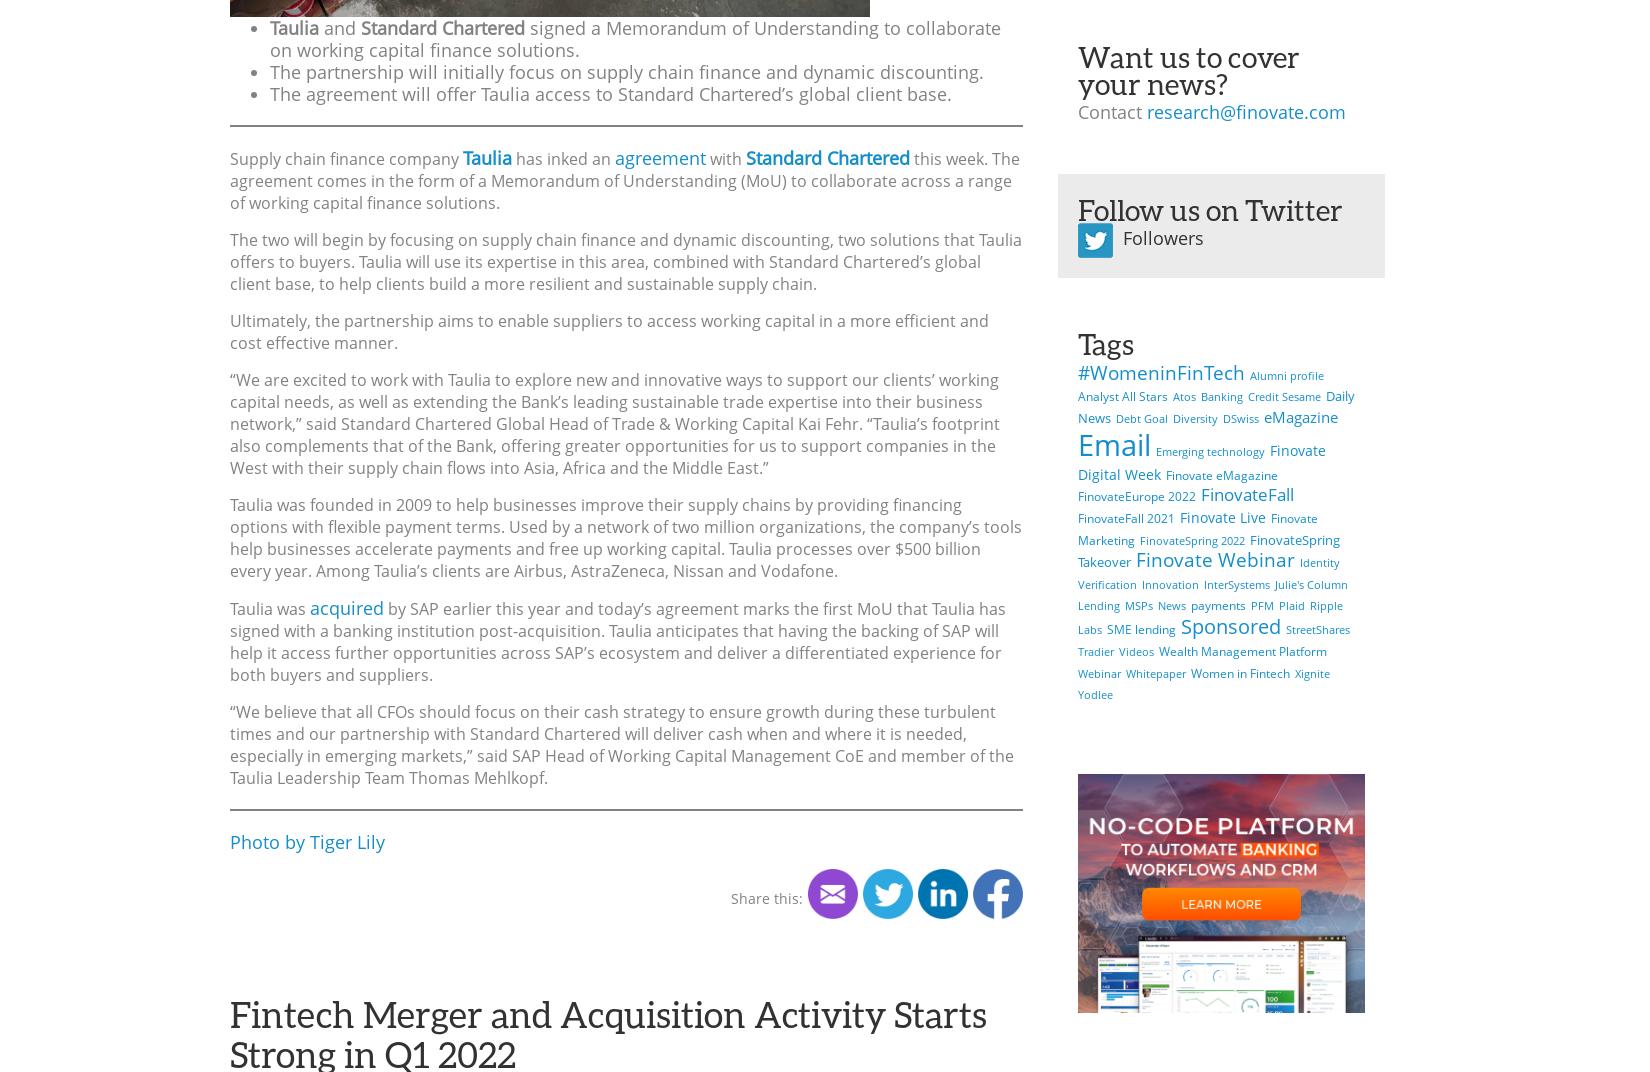 Image resolution: width=1650 pixels, height=1072 pixels. I want to click on 'The two will begin by focusing on supply chain finance and dynamic discounting, two solutions that Taulia offers to buyers. Taulia will use its expertise in this area, combined with Standard Chartered’s global client base, to help clients build a more resilient and sustainable supply chain.', so click(625, 261).